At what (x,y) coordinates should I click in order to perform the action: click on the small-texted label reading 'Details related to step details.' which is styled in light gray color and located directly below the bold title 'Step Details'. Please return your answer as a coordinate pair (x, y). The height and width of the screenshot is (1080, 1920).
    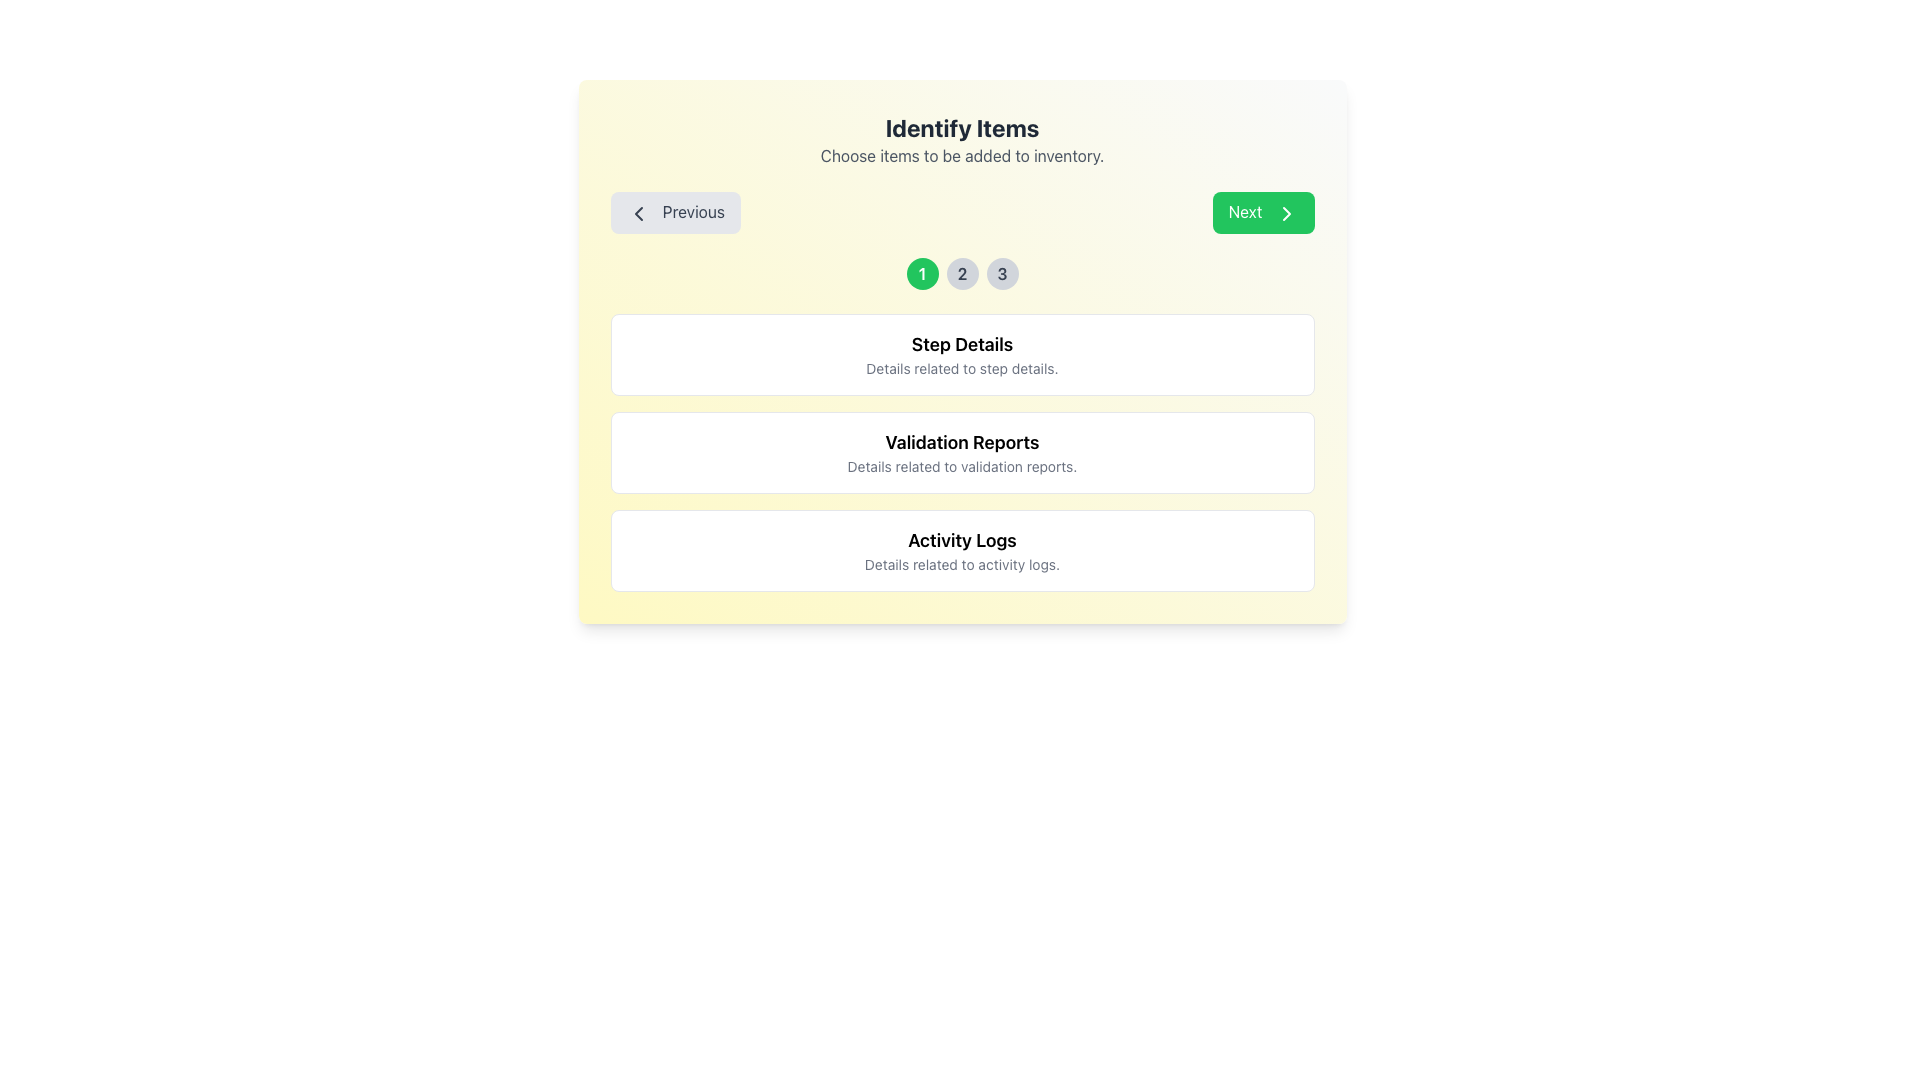
    Looking at the image, I should click on (962, 368).